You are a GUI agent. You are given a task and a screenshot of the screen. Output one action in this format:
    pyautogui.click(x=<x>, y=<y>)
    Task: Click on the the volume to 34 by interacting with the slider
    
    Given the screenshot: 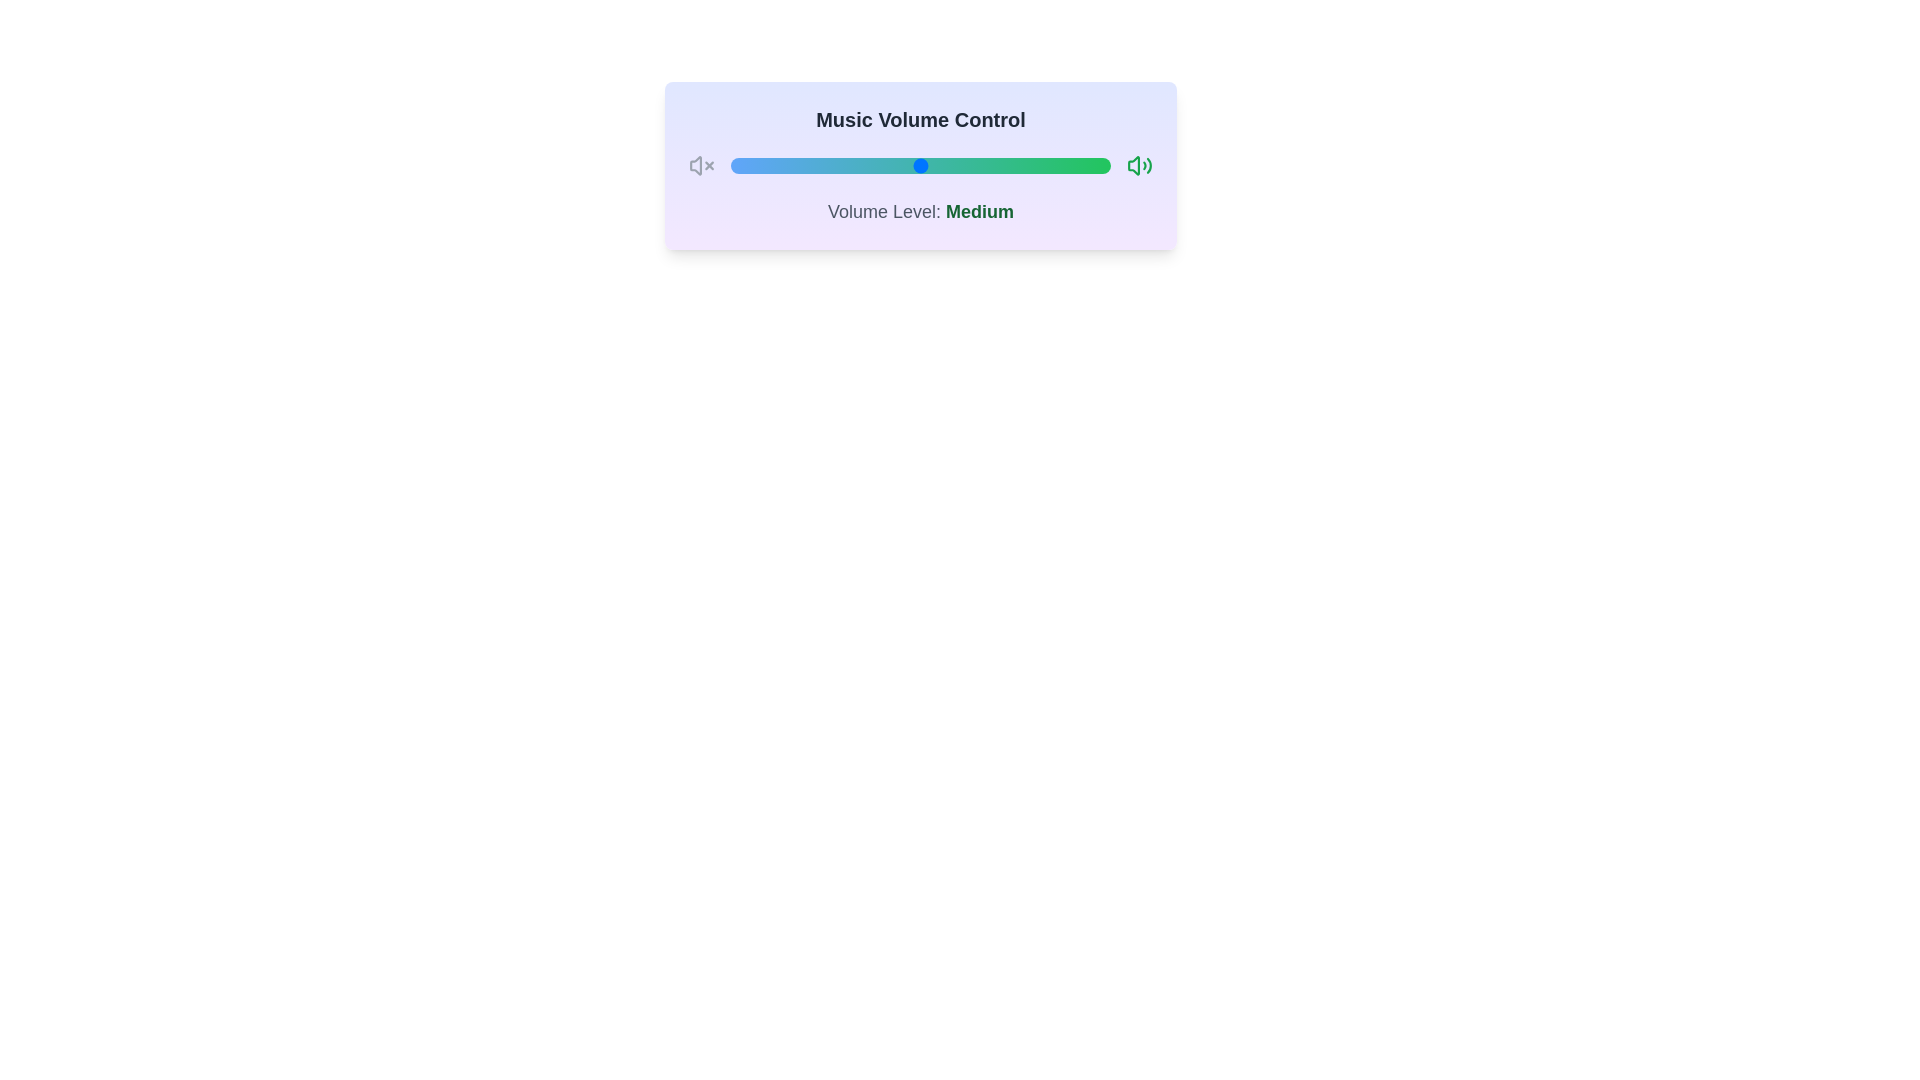 What is the action you would take?
    pyautogui.click(x=860, y=164)
    